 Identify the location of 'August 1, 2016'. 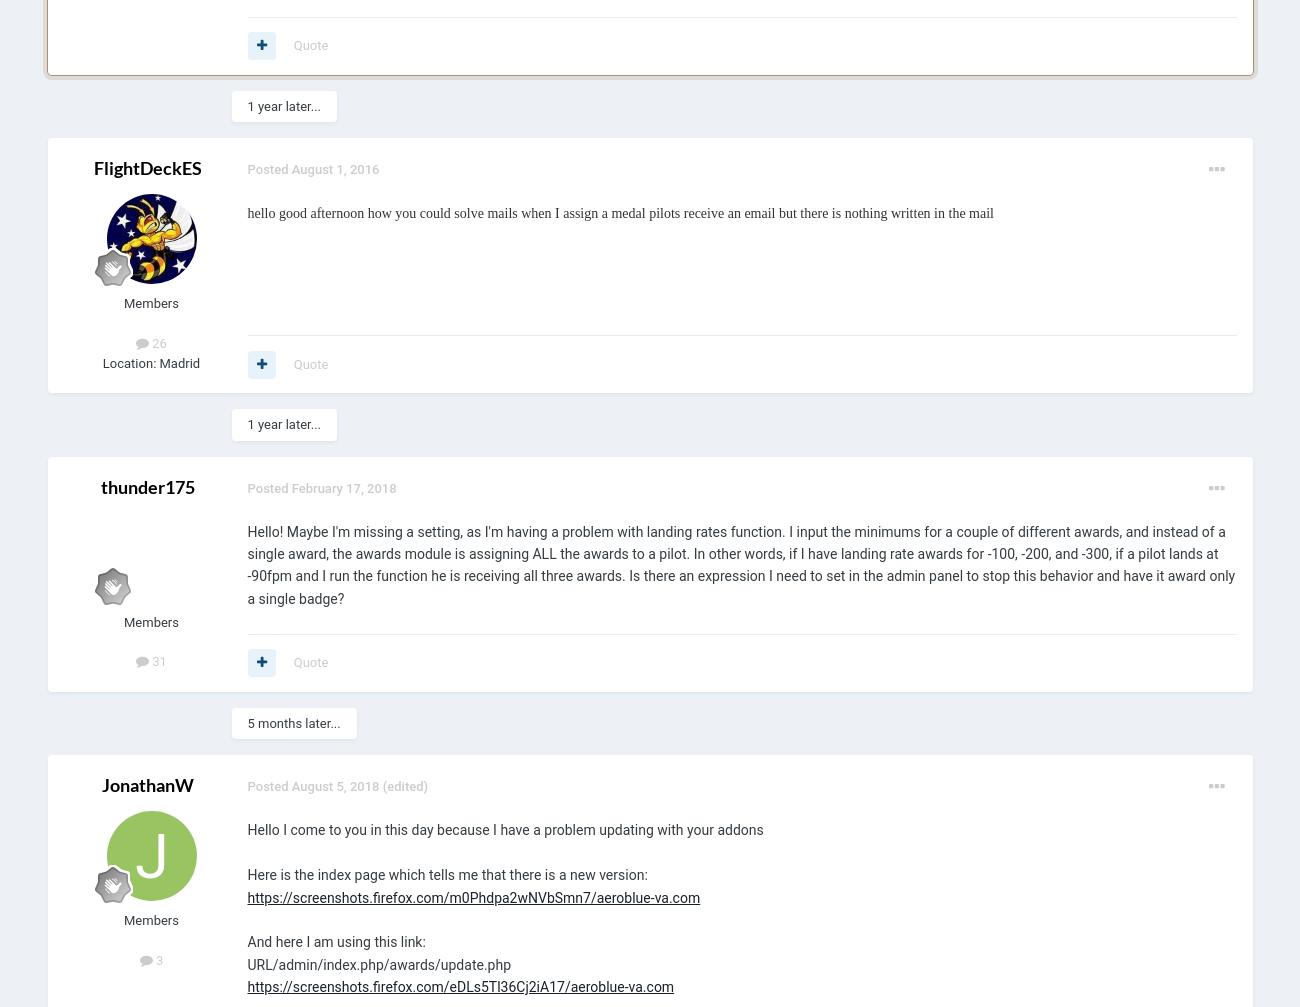
(334, 169).